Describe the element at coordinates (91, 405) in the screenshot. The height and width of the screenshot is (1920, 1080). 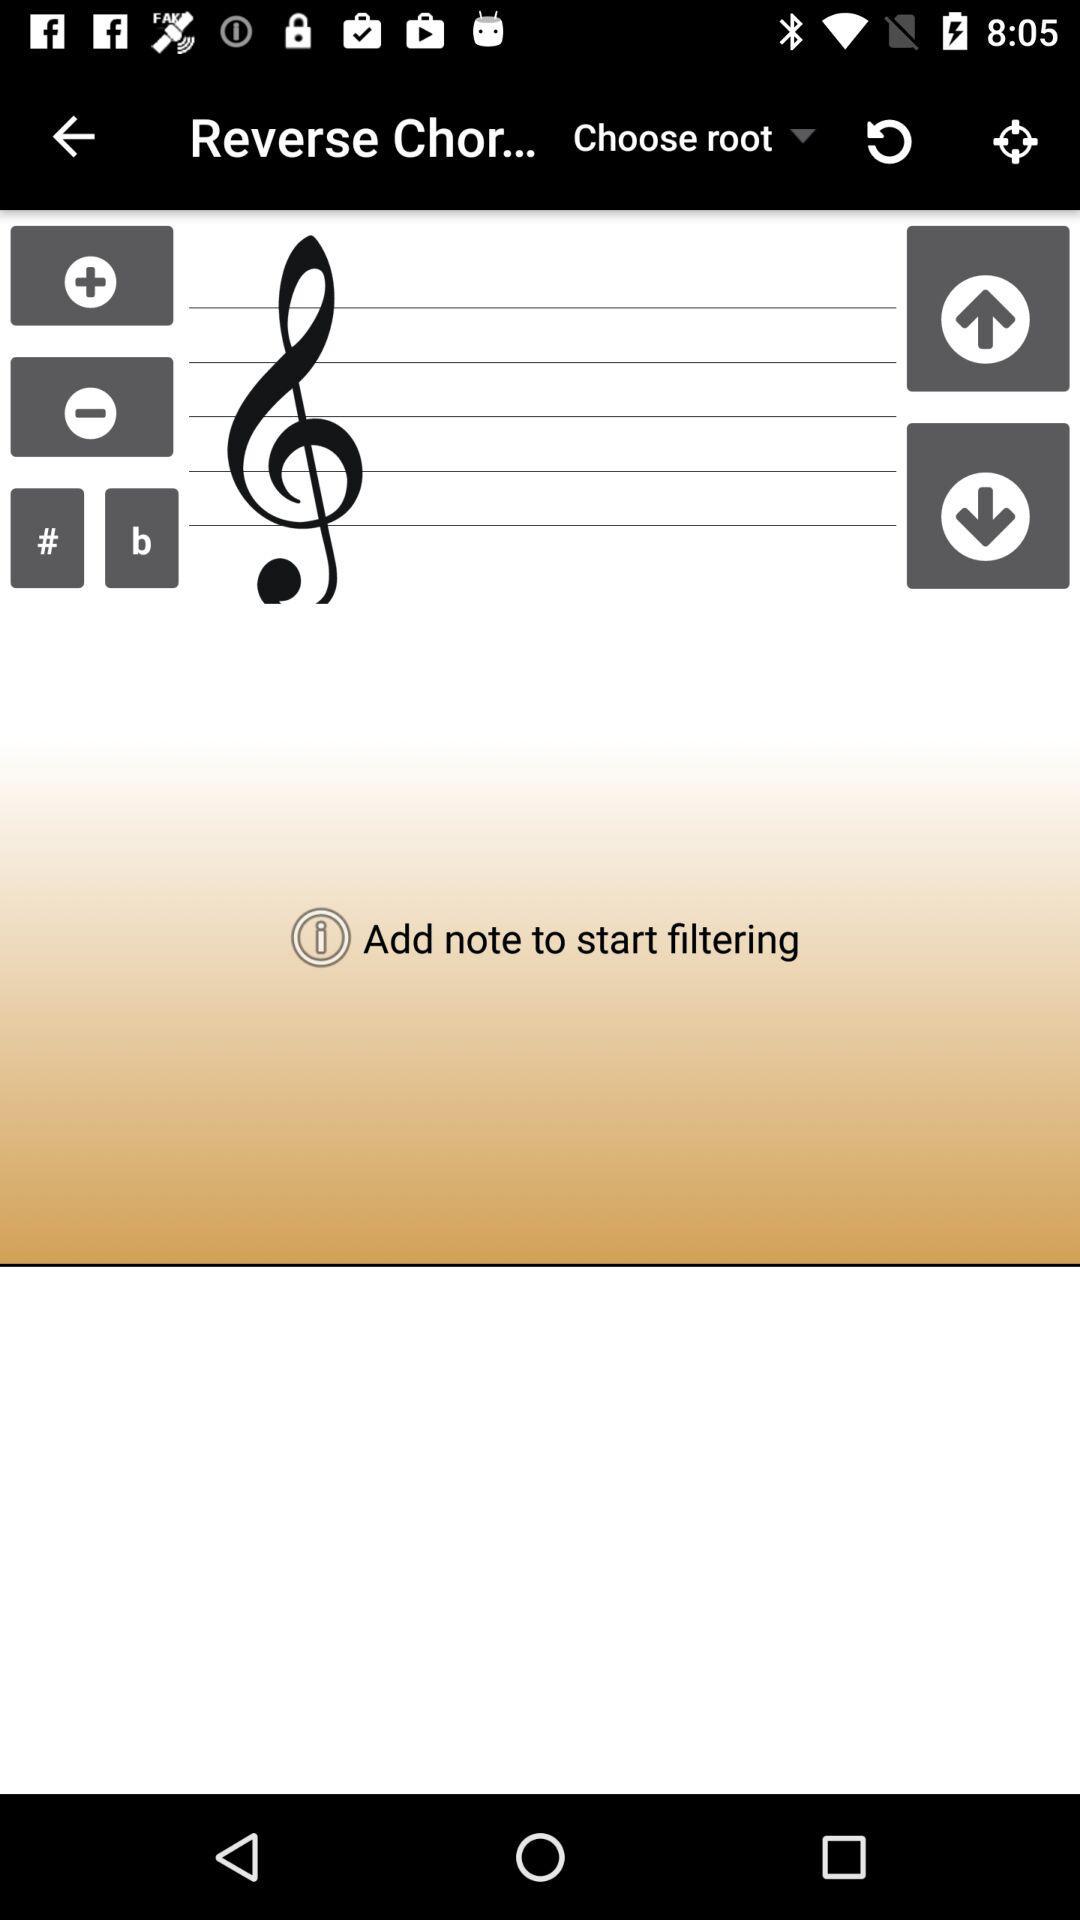
I see `the minus icon` at that location.